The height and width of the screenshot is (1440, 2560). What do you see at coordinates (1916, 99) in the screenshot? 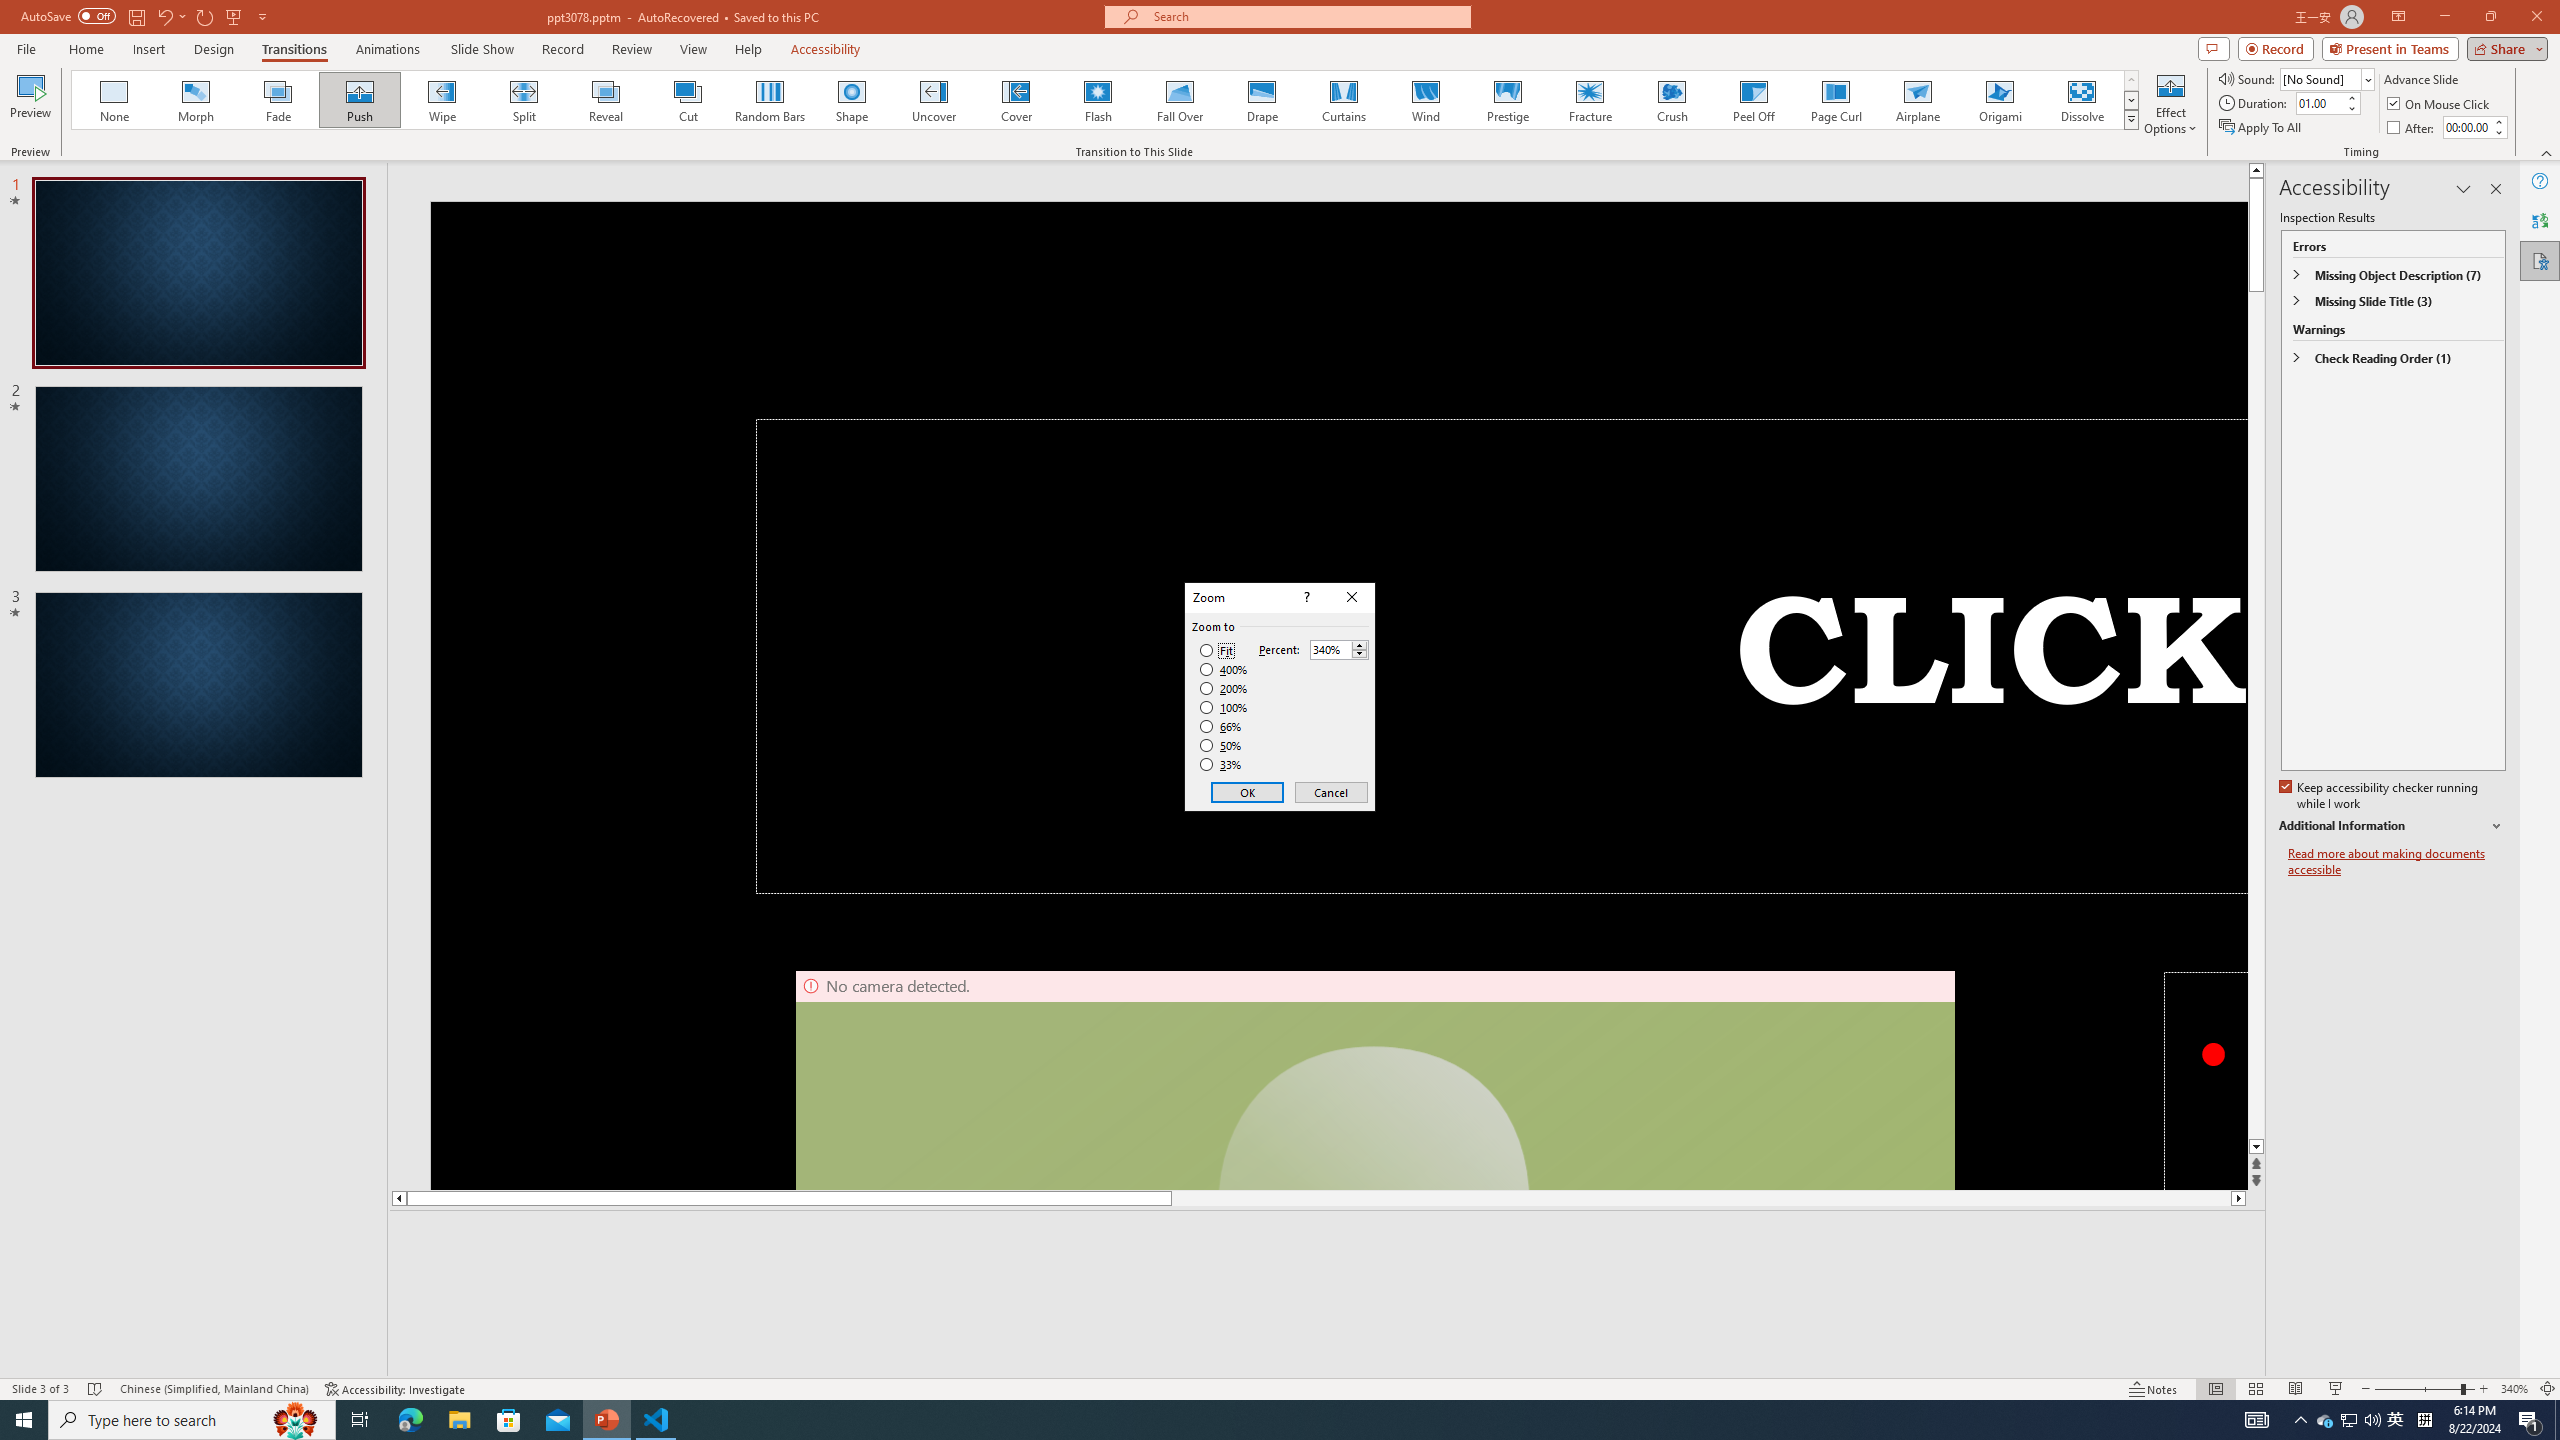
I see `'Airplane'` at bounding box center [1916, 99].